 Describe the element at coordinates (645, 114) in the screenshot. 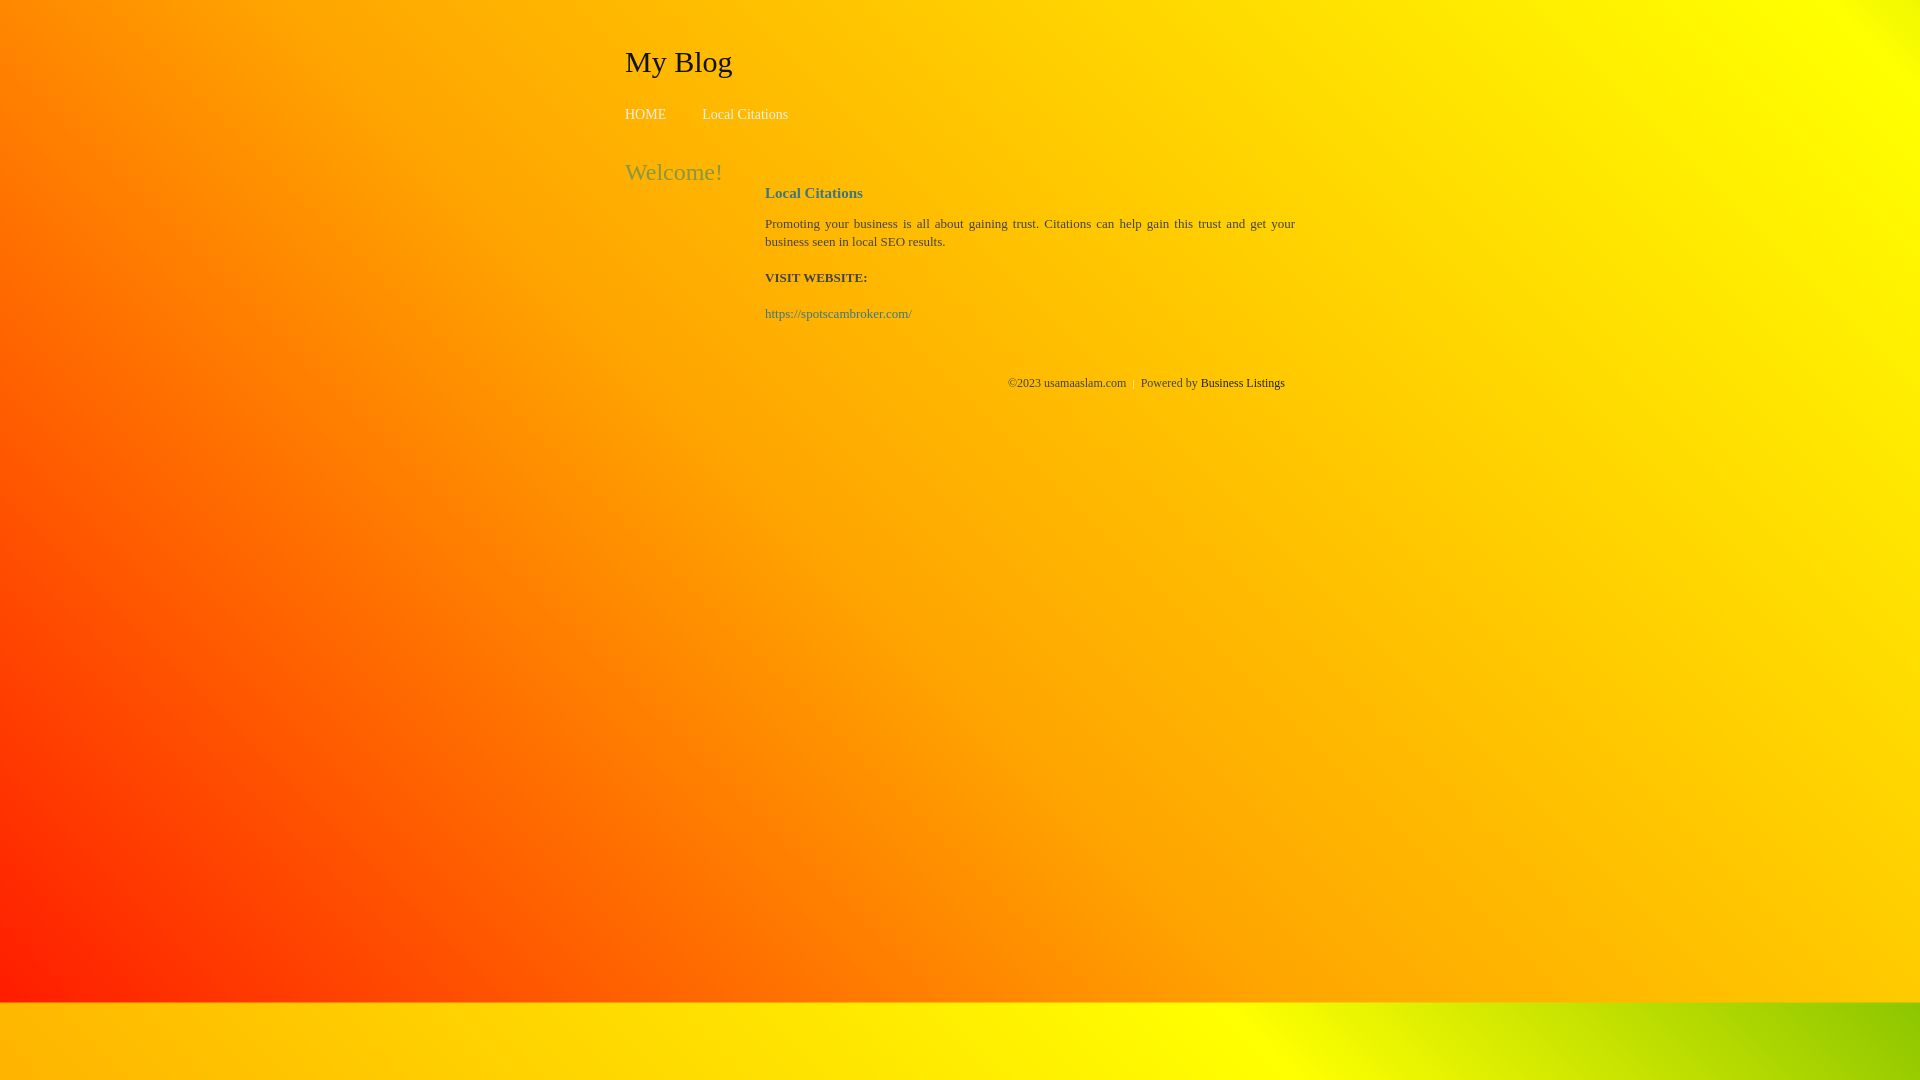

I see `'HOME'` at that location.